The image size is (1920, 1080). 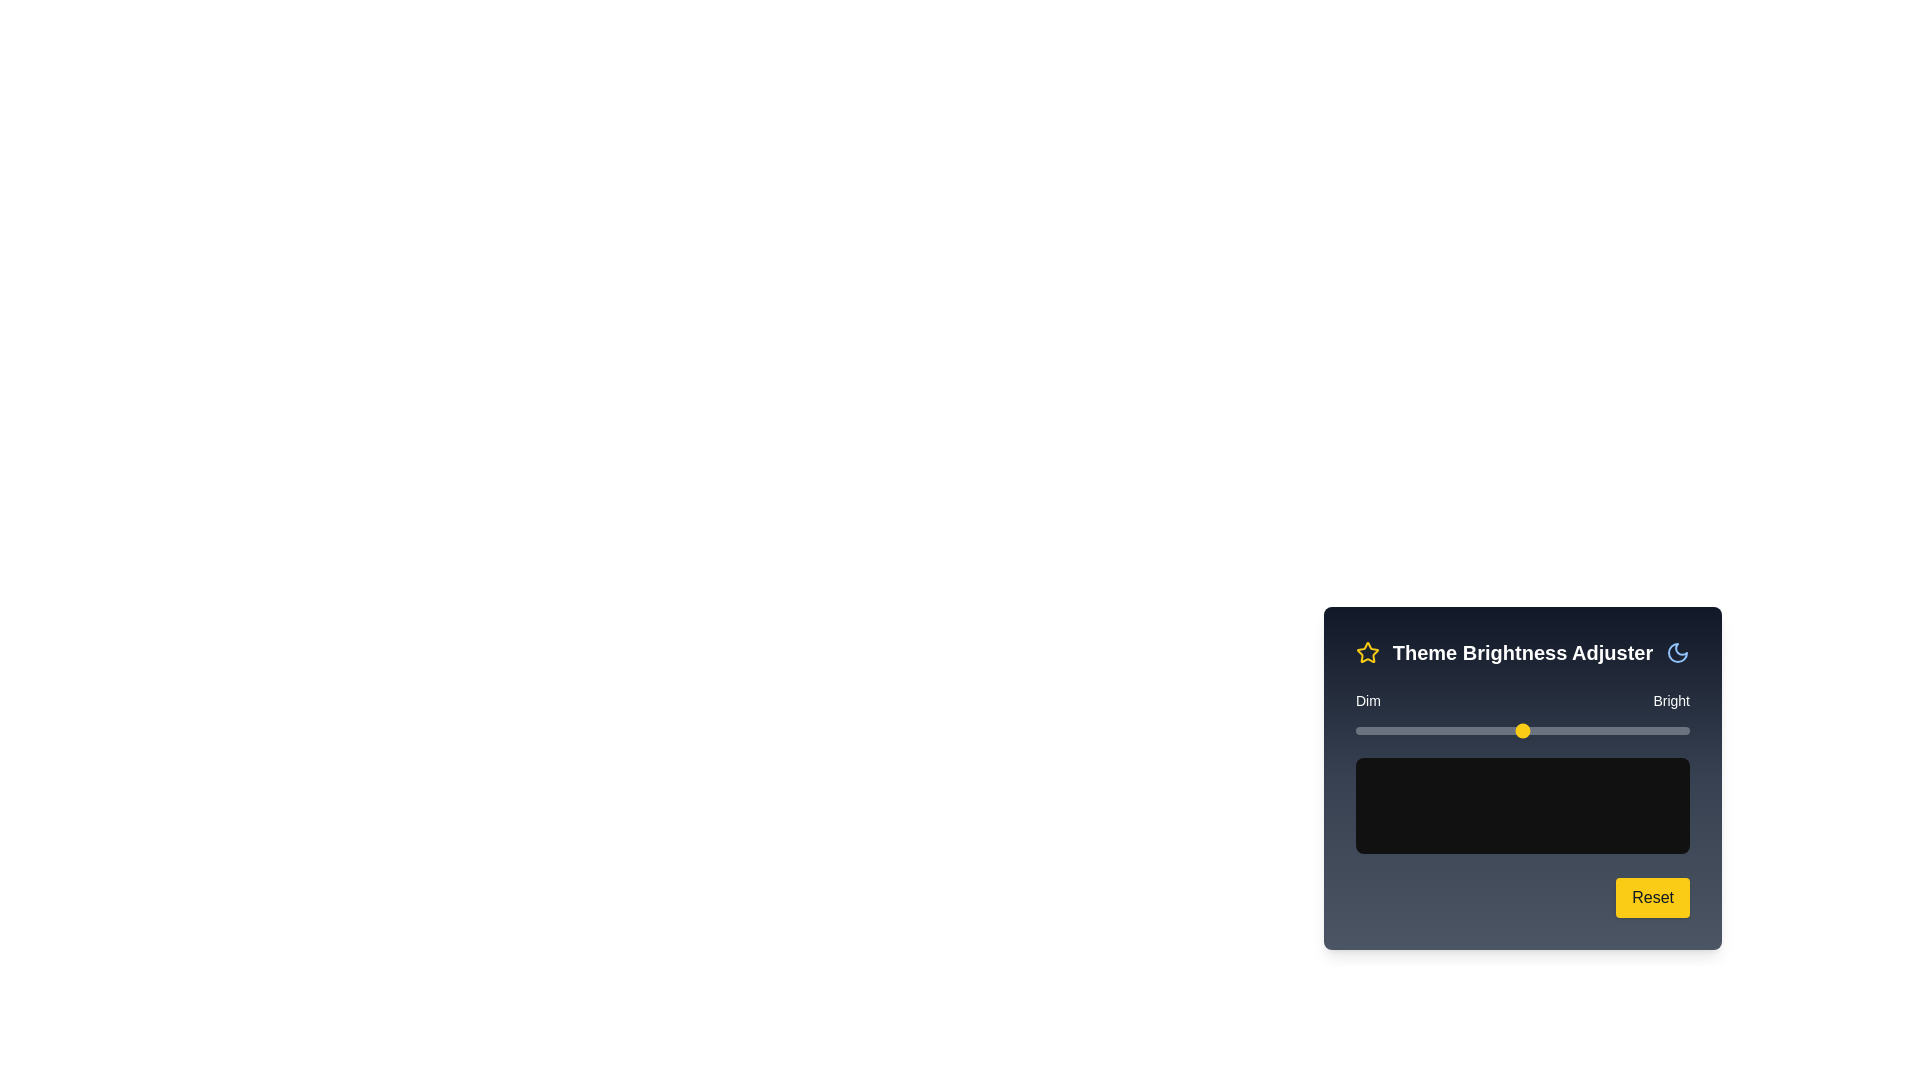 I want to click on the brightness slider to set the brightness to 89%, so click(x=1653, y=731).